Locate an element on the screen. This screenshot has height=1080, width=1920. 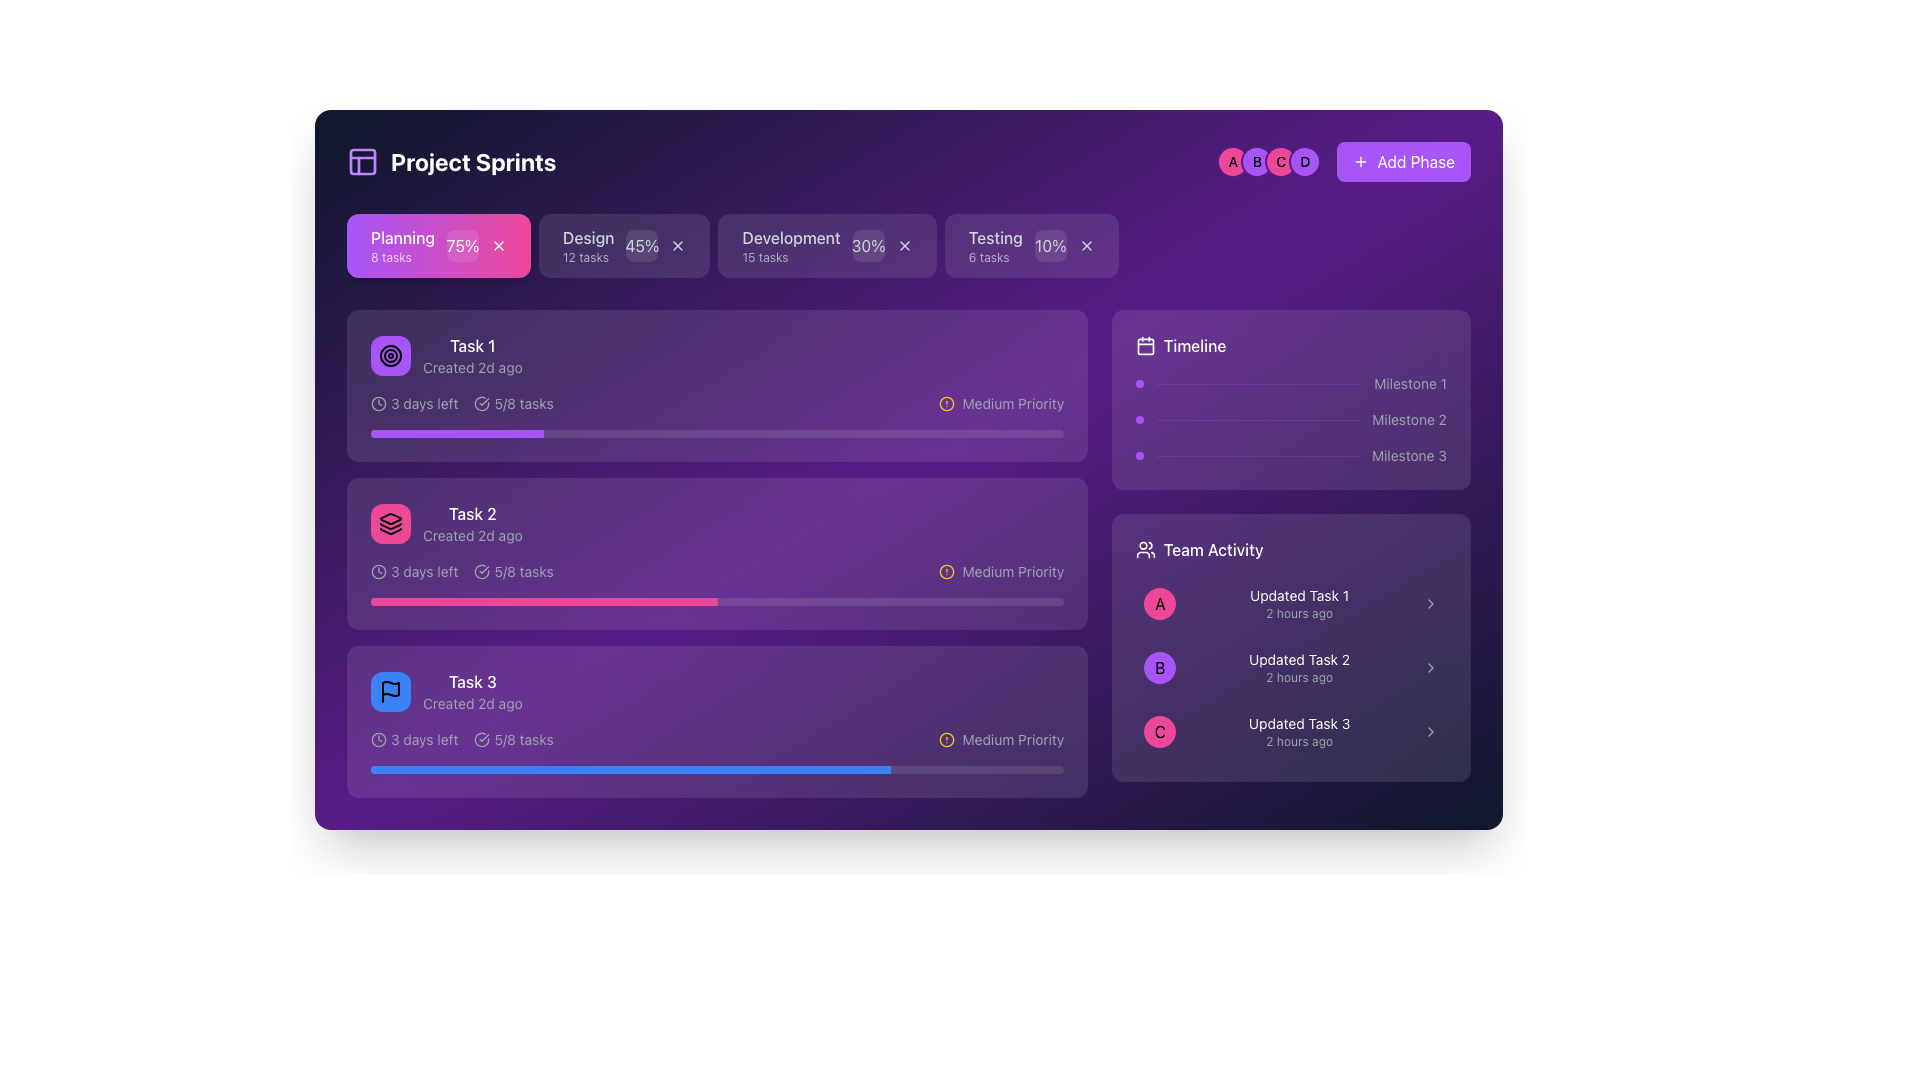
the icon of a circle with a checkmark inside located next to the text '5/8 tasks' in the task card labeled 'Task 3' is located at coordinates (482, 740).